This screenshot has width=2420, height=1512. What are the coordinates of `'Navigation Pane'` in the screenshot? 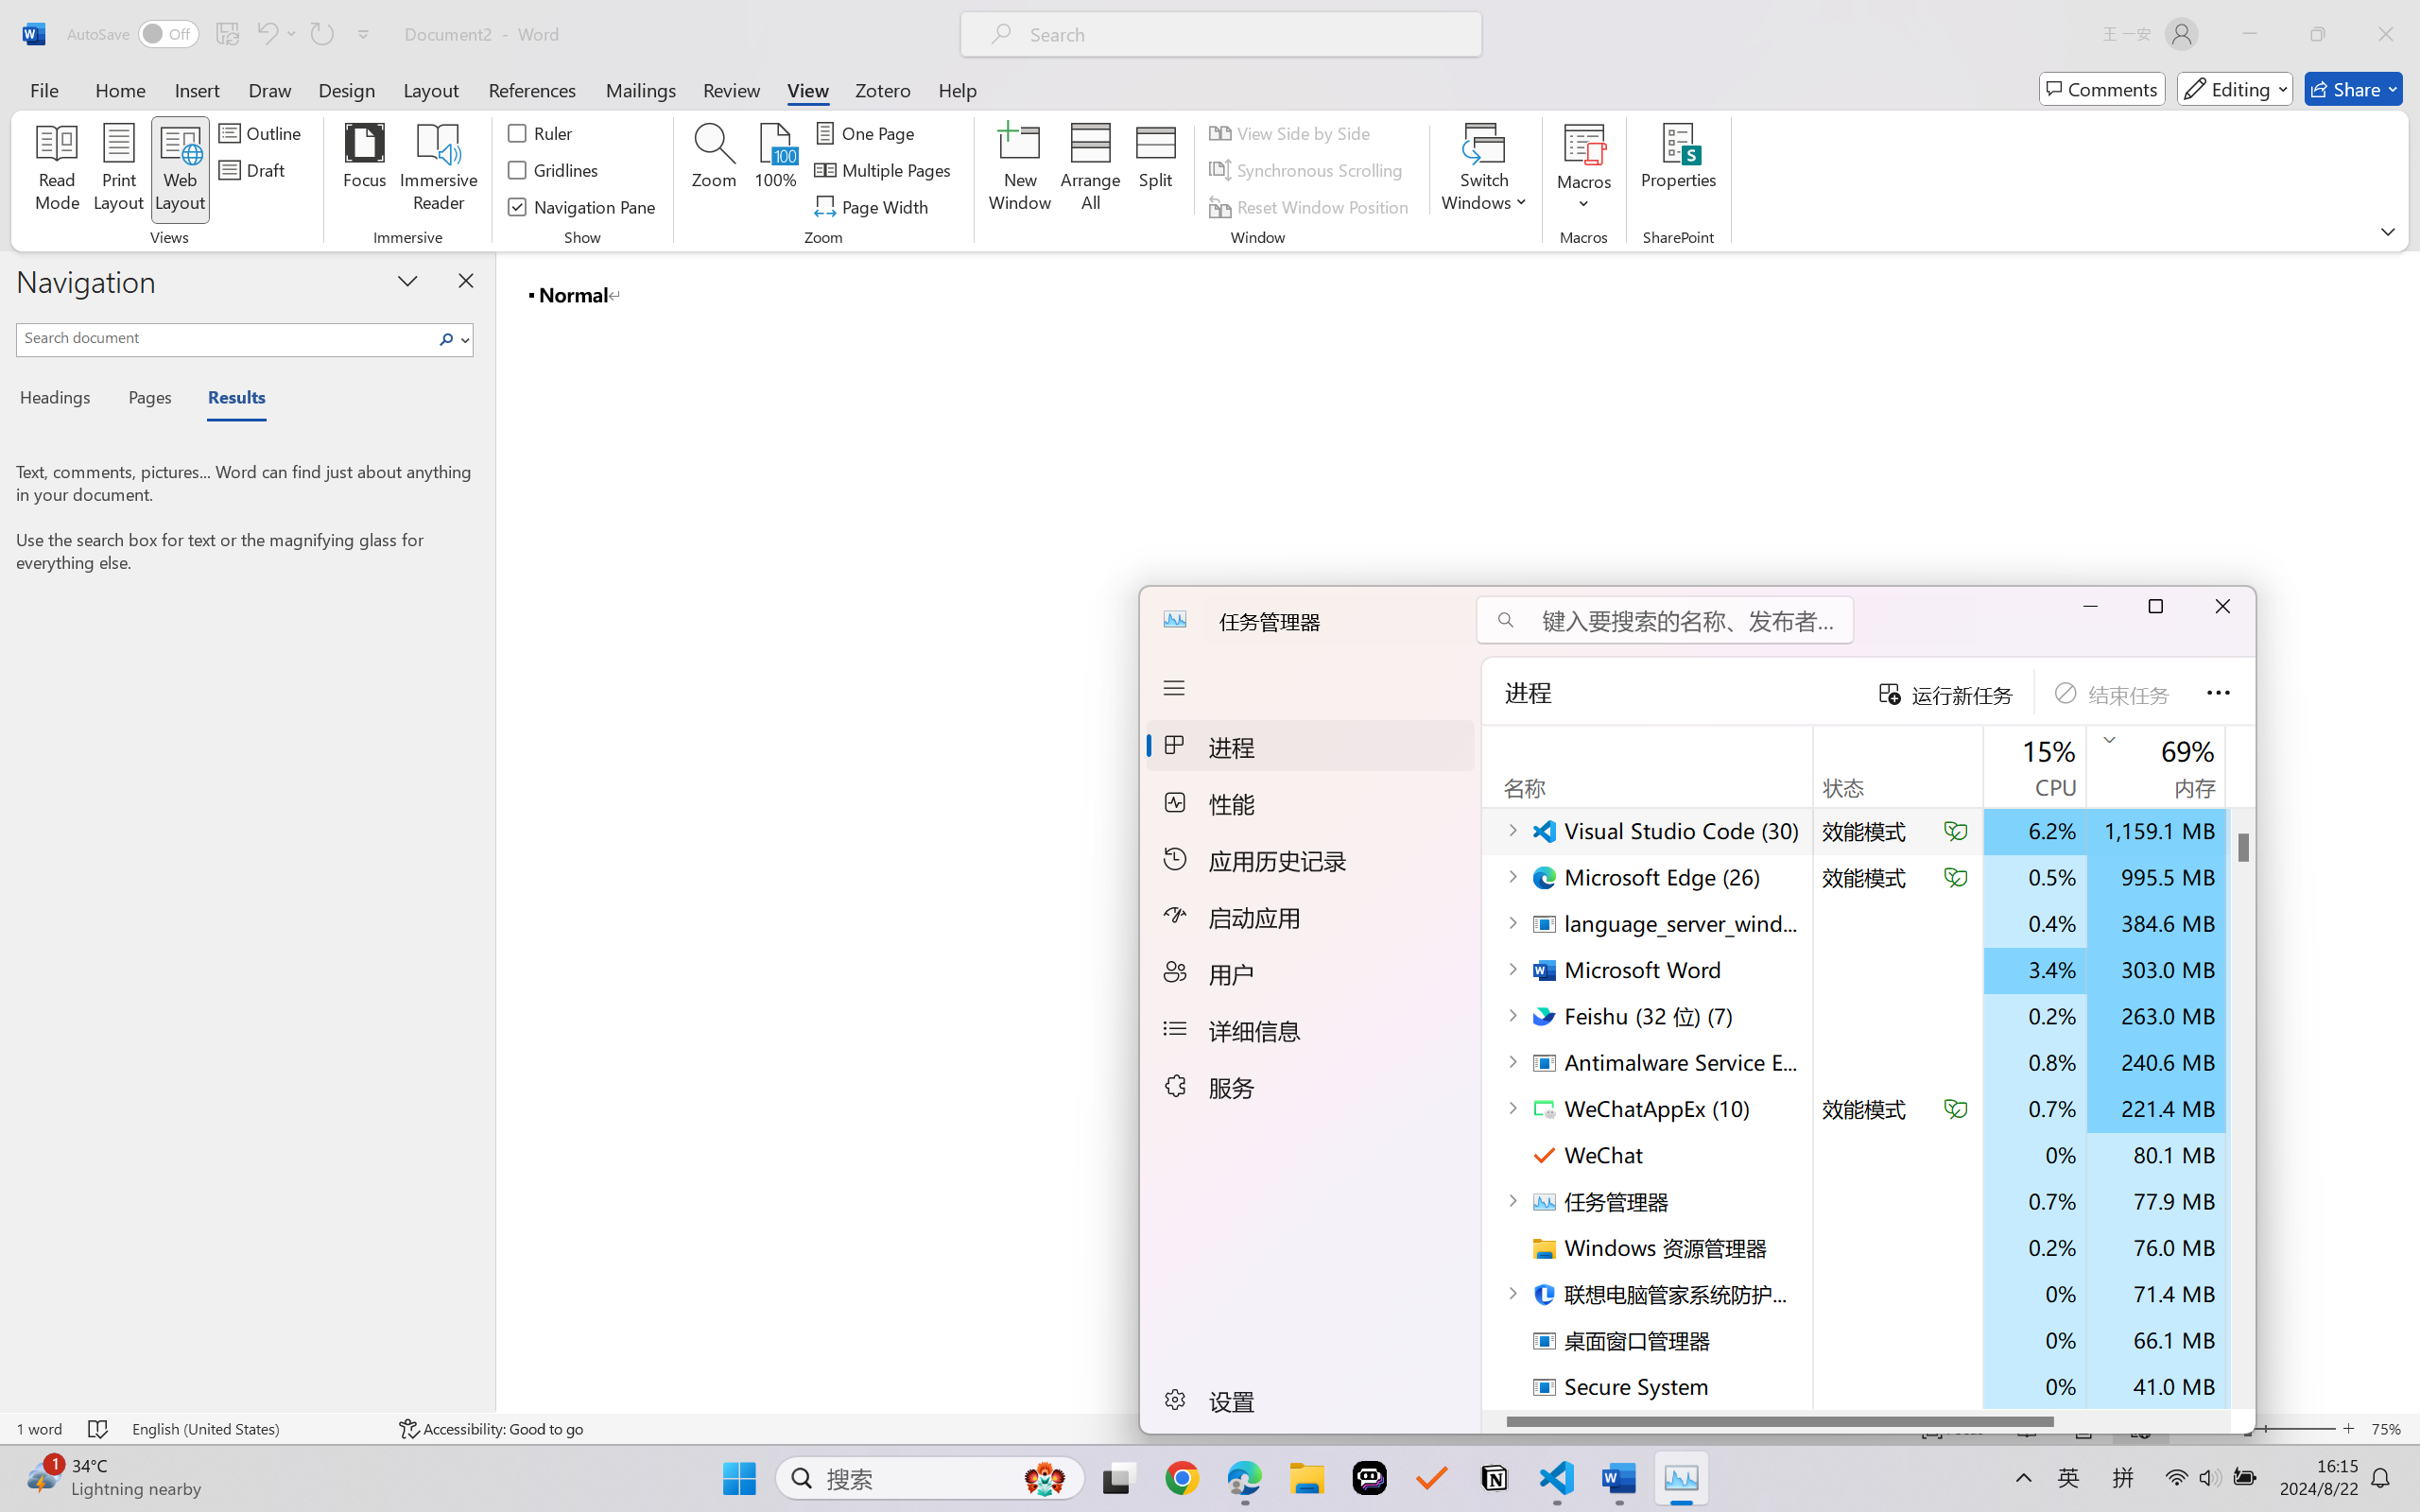 It's located at (581, 207).